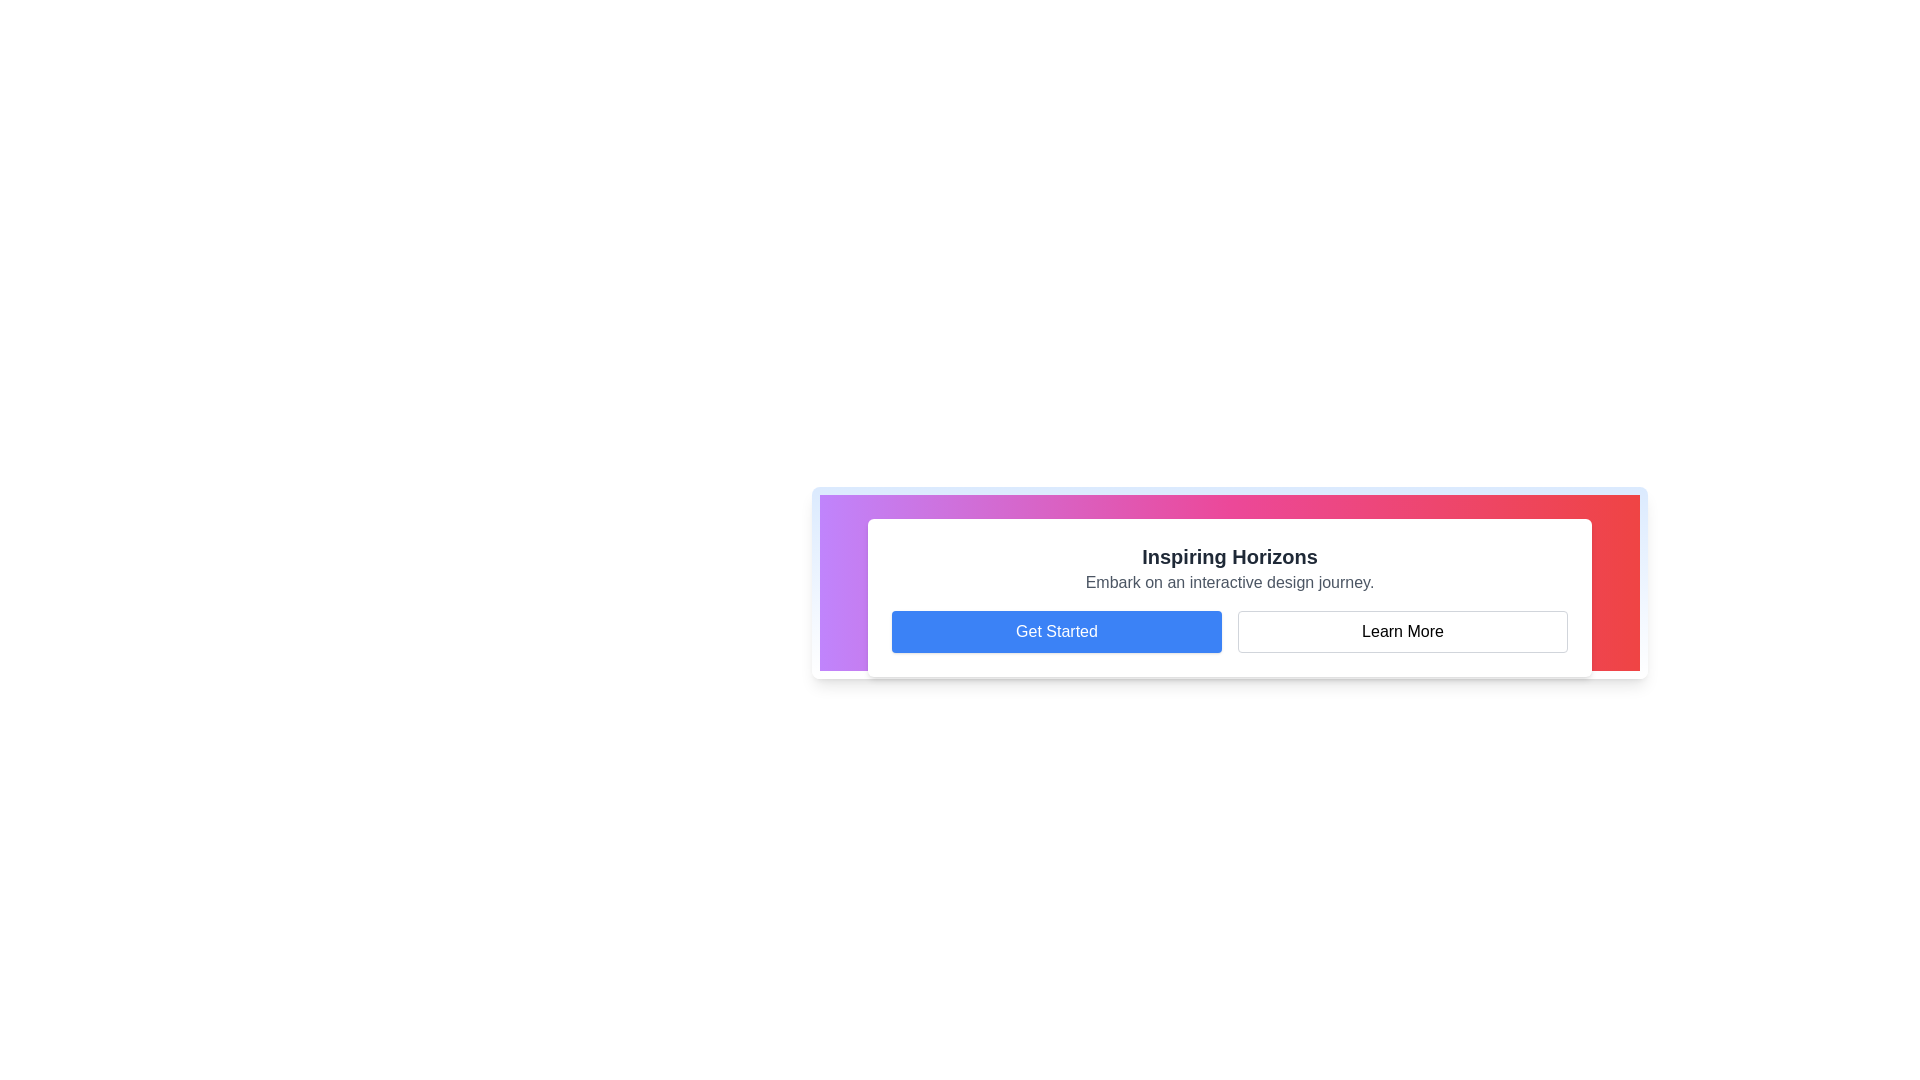 The image size is (1920, 1080). I want to click on text display that serves as the title or heading for the section, positioned above the subtitle 'Embark on an interactive design journey.' and the buttons 'Get Started' and 'Learn More', so click(1228, 556).